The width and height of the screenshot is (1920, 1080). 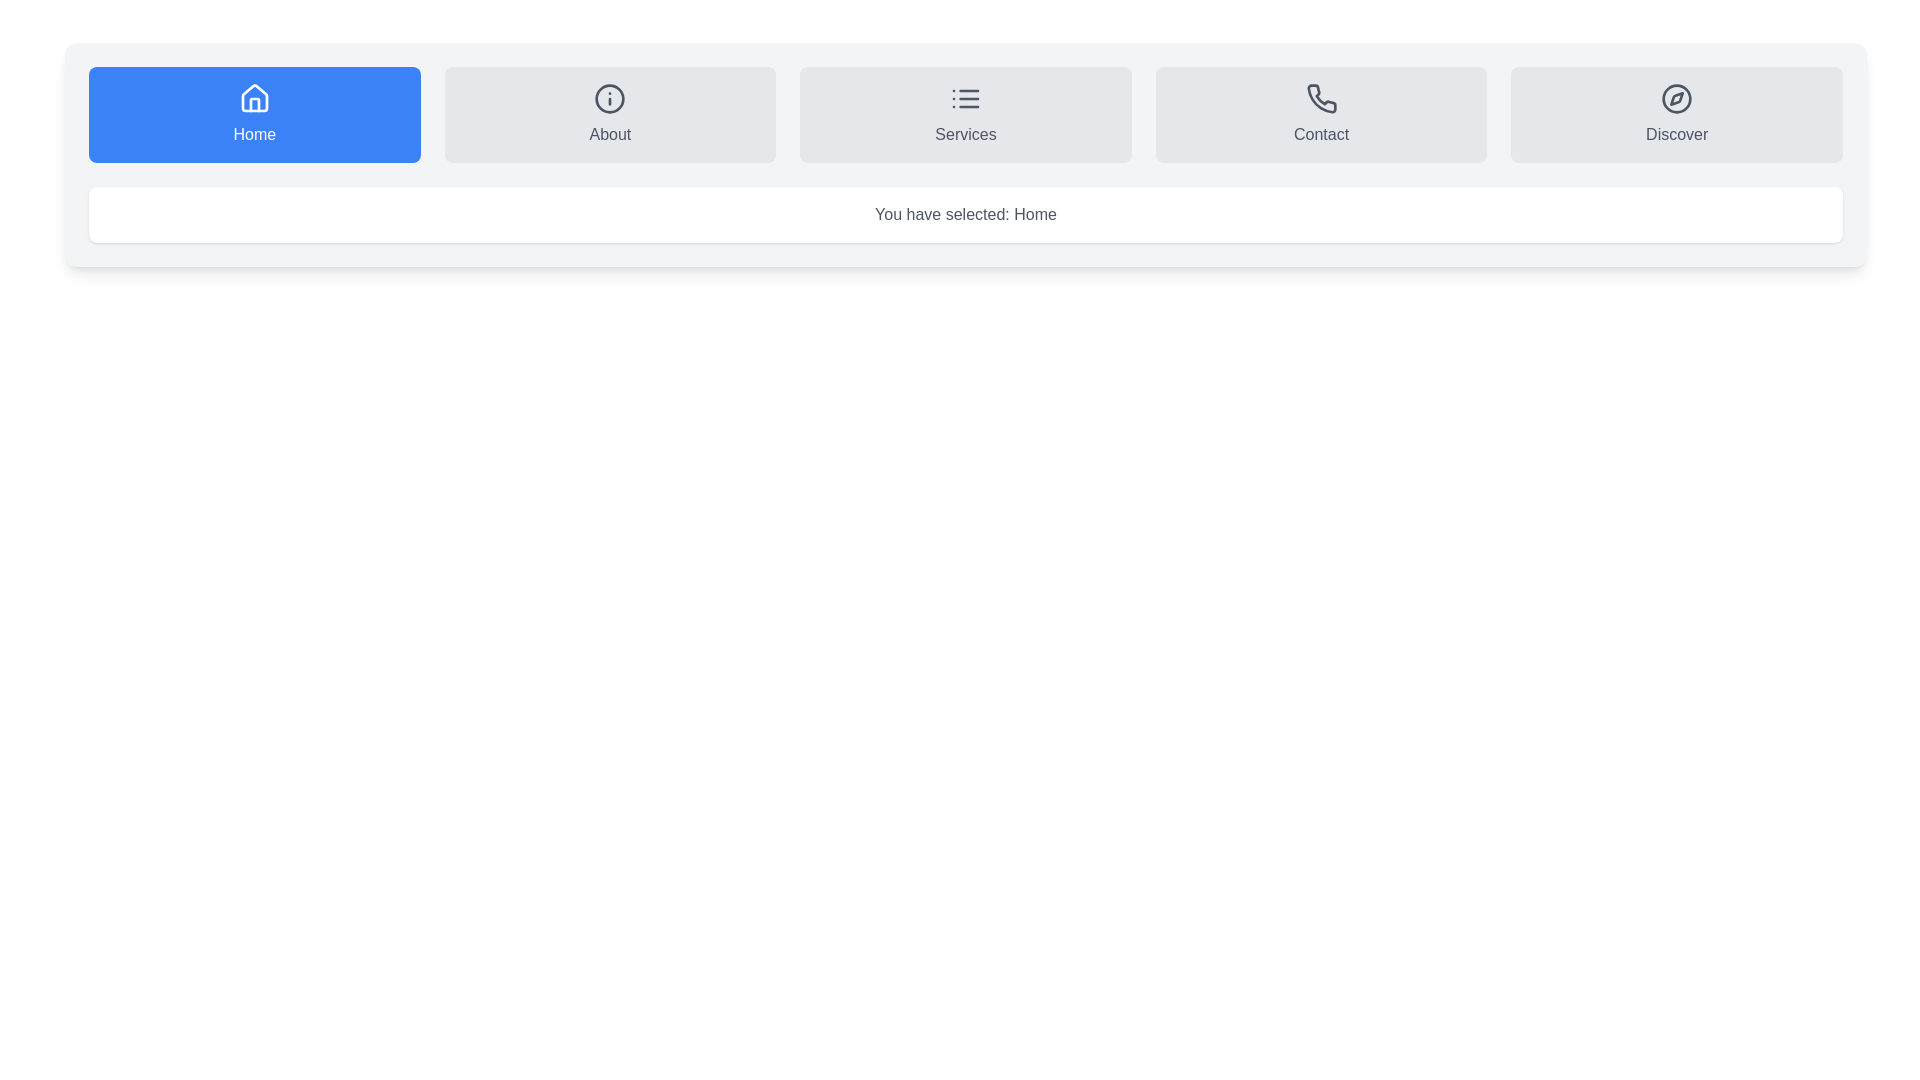 What do you see at coordinates (965, 135) in the screenshot?
I see `the 'Services' text label located in the third section of the horizontal navigation menu` at bounding box center [965, 135].